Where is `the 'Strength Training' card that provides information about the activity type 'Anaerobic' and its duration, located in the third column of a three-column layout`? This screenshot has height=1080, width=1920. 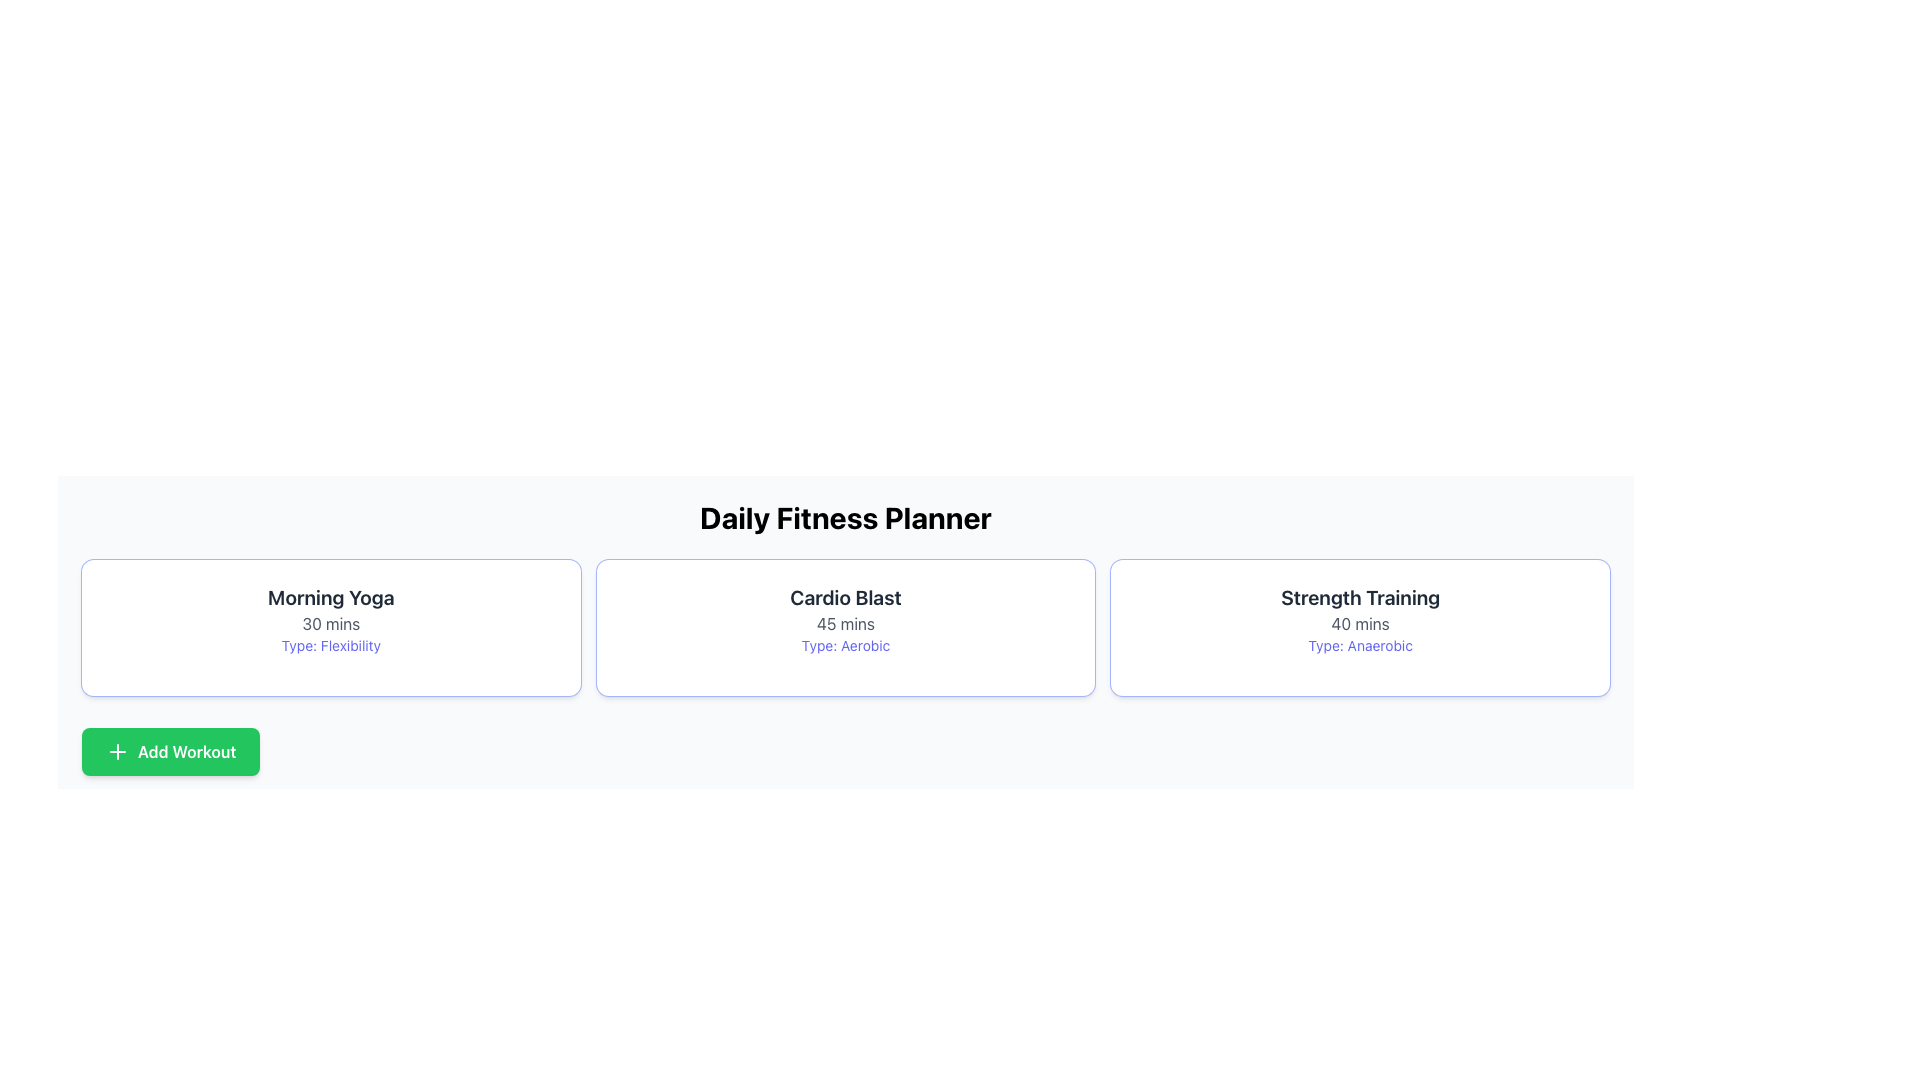
the 'Strength Training' card that provides information about the activity type 'Anaerobic' and its duration, located in the third column of a three-column layout is located at coordinates (1360, 627).